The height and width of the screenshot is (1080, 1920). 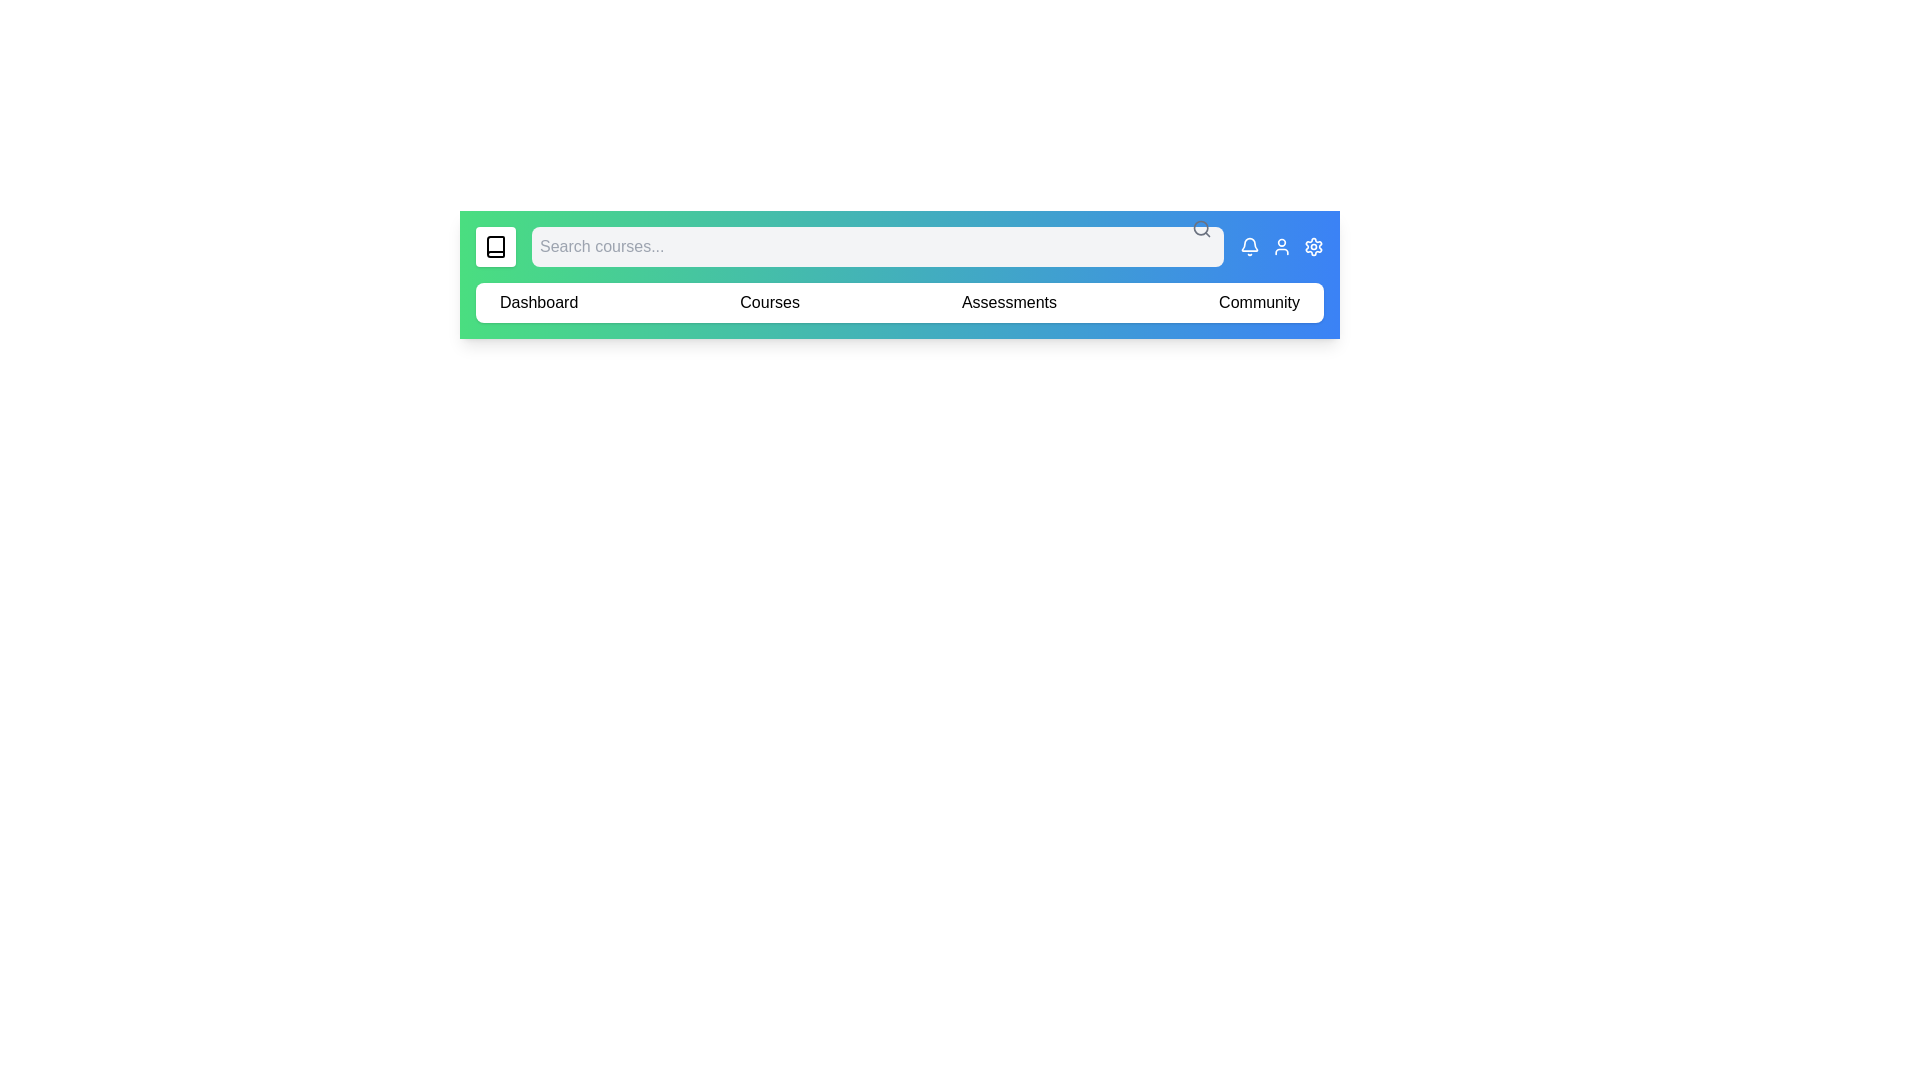 What do you see at coordinates (1200, 227) in the screenshot?
I see `the search icon in the top-right corner of the app bar` at bounding box center [1200, 227].